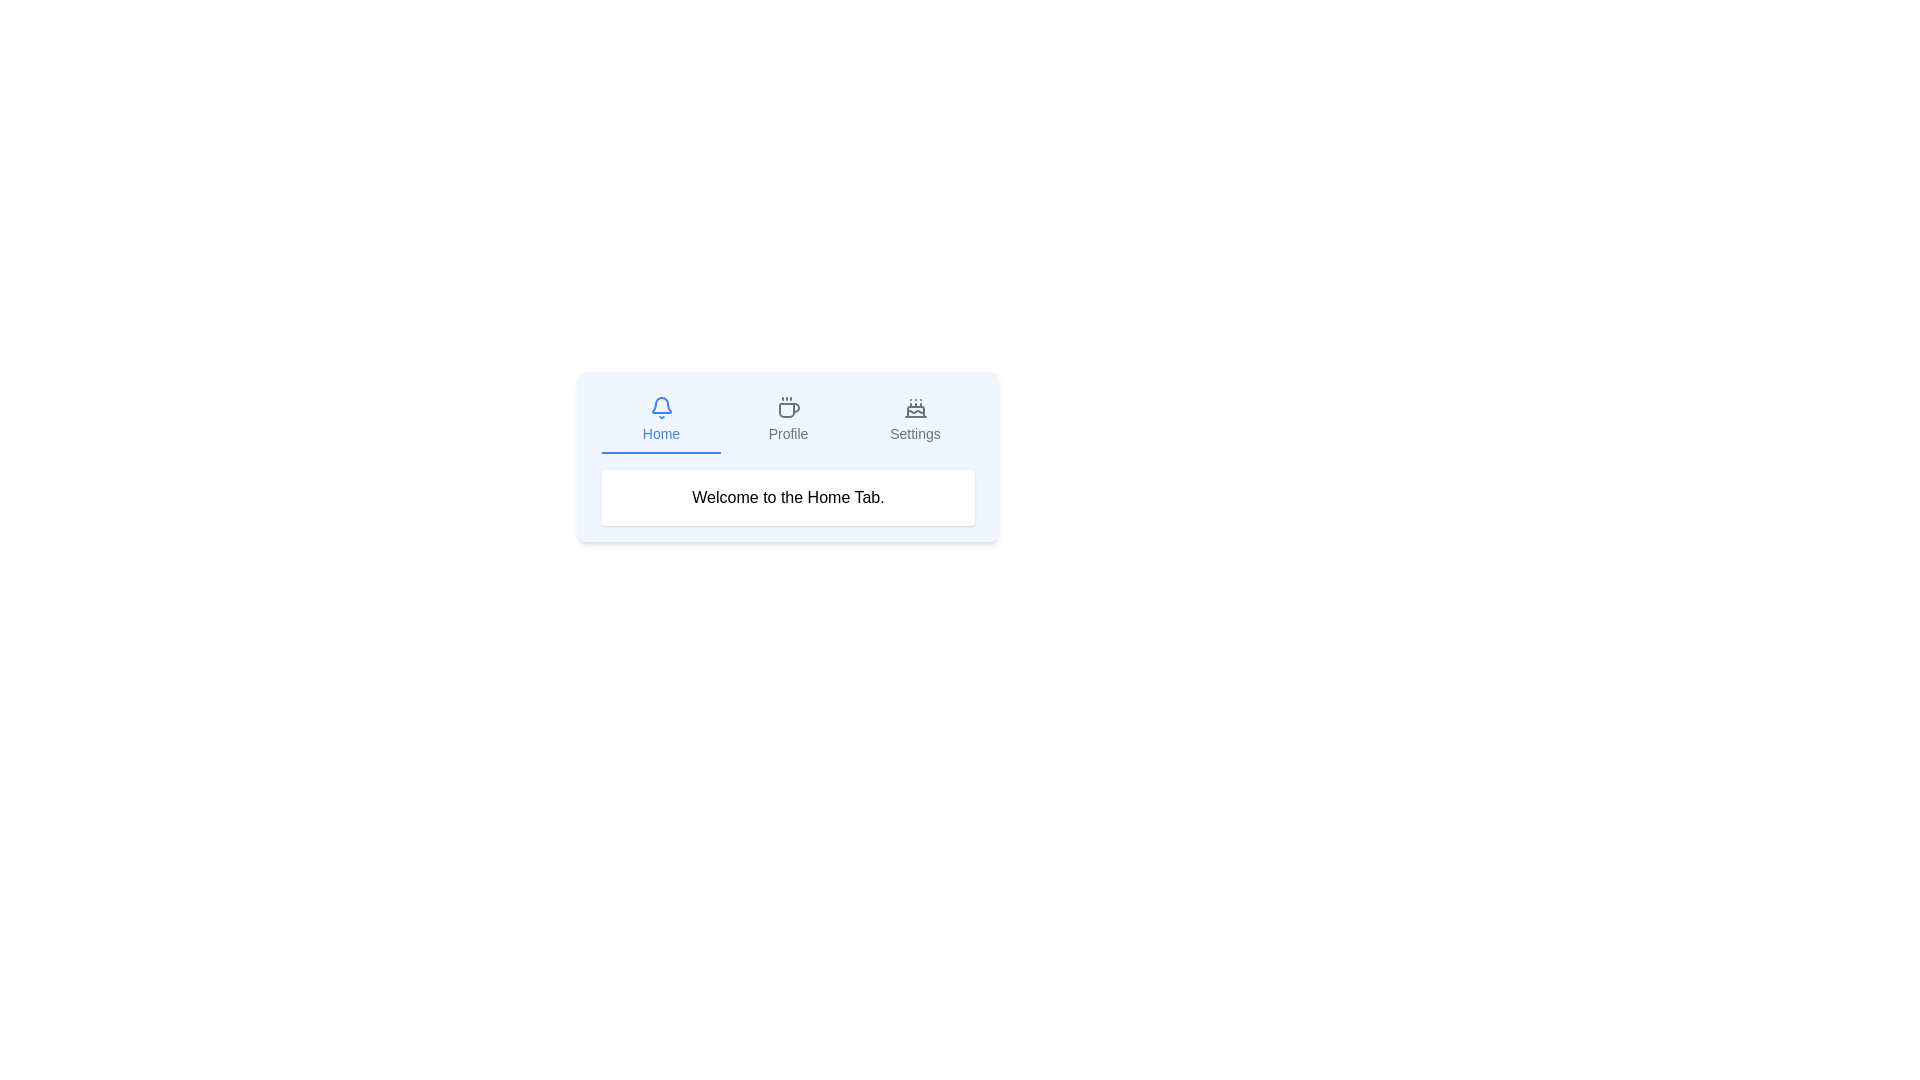 The width and height of the screenshot is (1920, 1080). I want to click on the Home tab by clicking on its button, so click(661, 419).